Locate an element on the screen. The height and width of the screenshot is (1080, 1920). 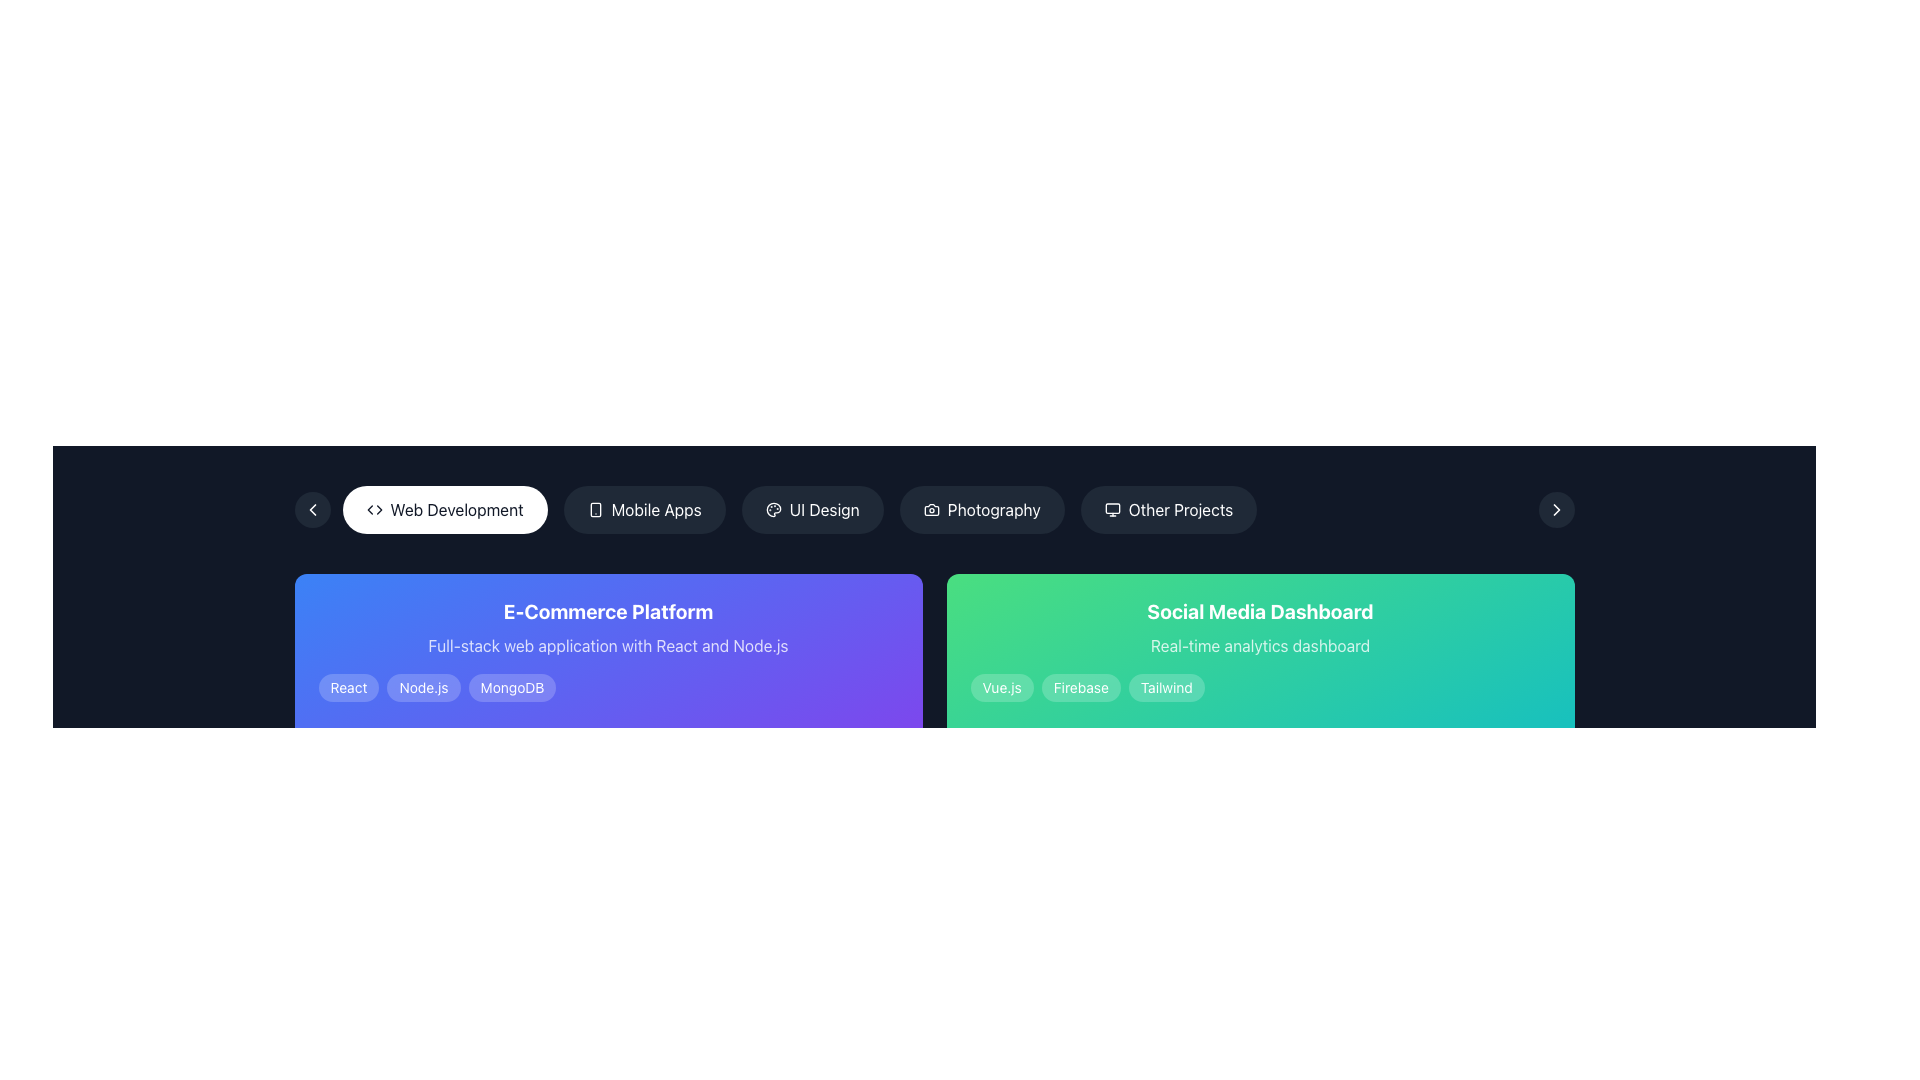
the 'UI Design' button, which has a dark gray background and white text, located between the 'Mobile Apps' and 'Photography' buttons is located at coordinates (812, 508).